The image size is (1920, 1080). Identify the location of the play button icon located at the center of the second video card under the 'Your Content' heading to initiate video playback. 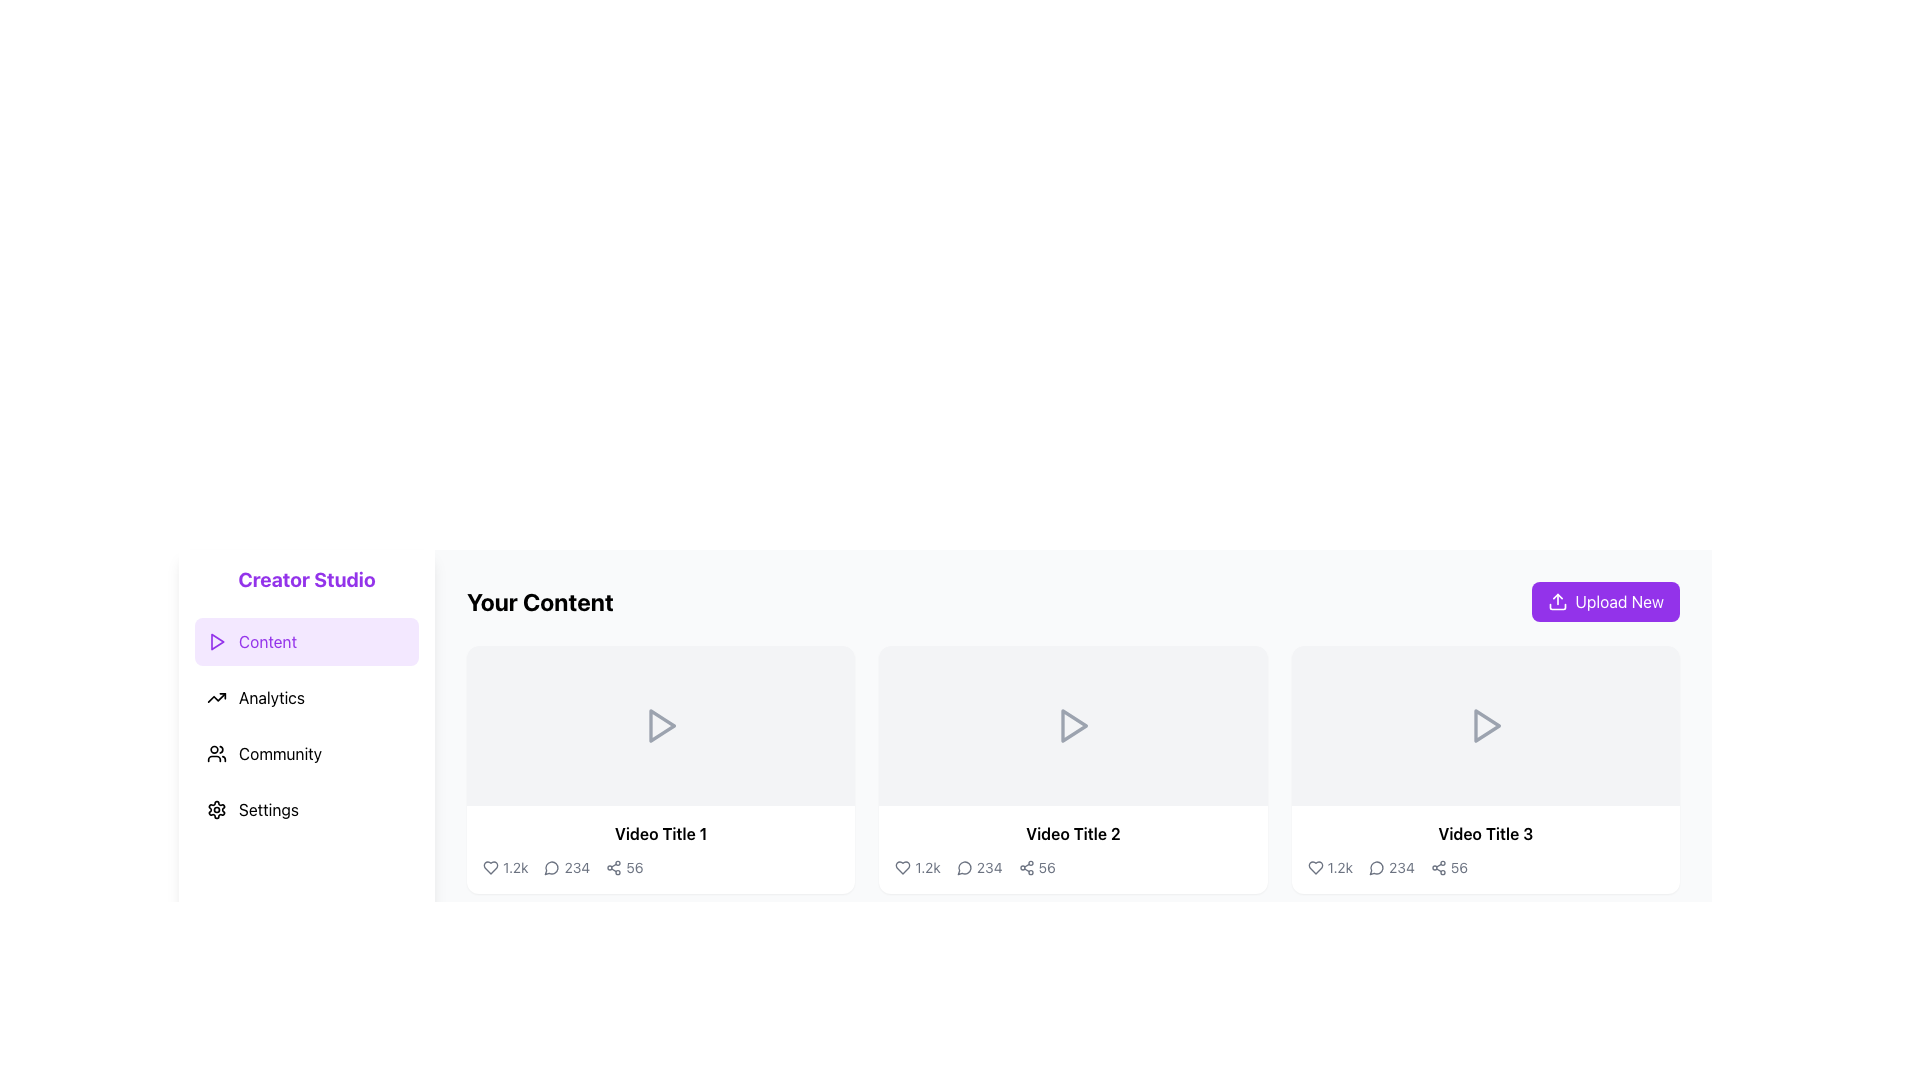
(1074, 725).